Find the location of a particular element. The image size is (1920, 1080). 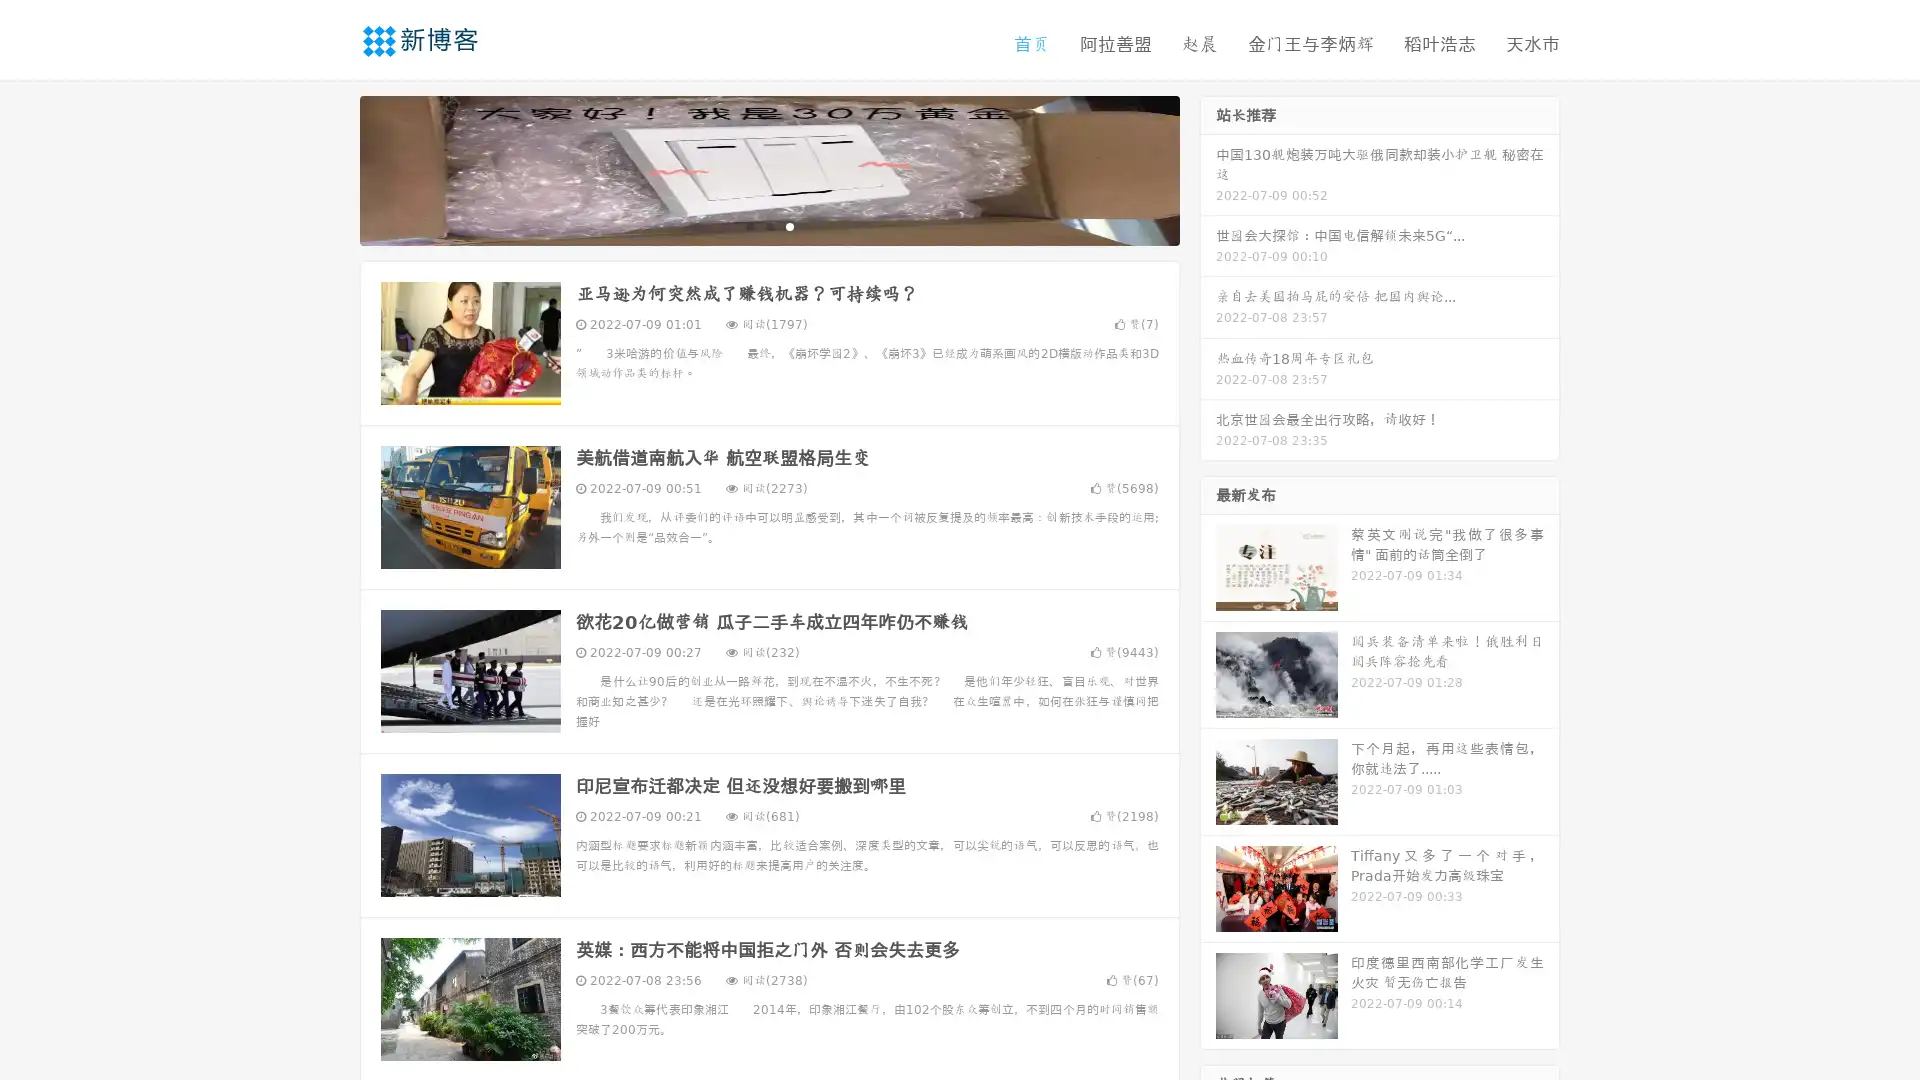

Go to slide 3 is located at coordinates (789, 225).